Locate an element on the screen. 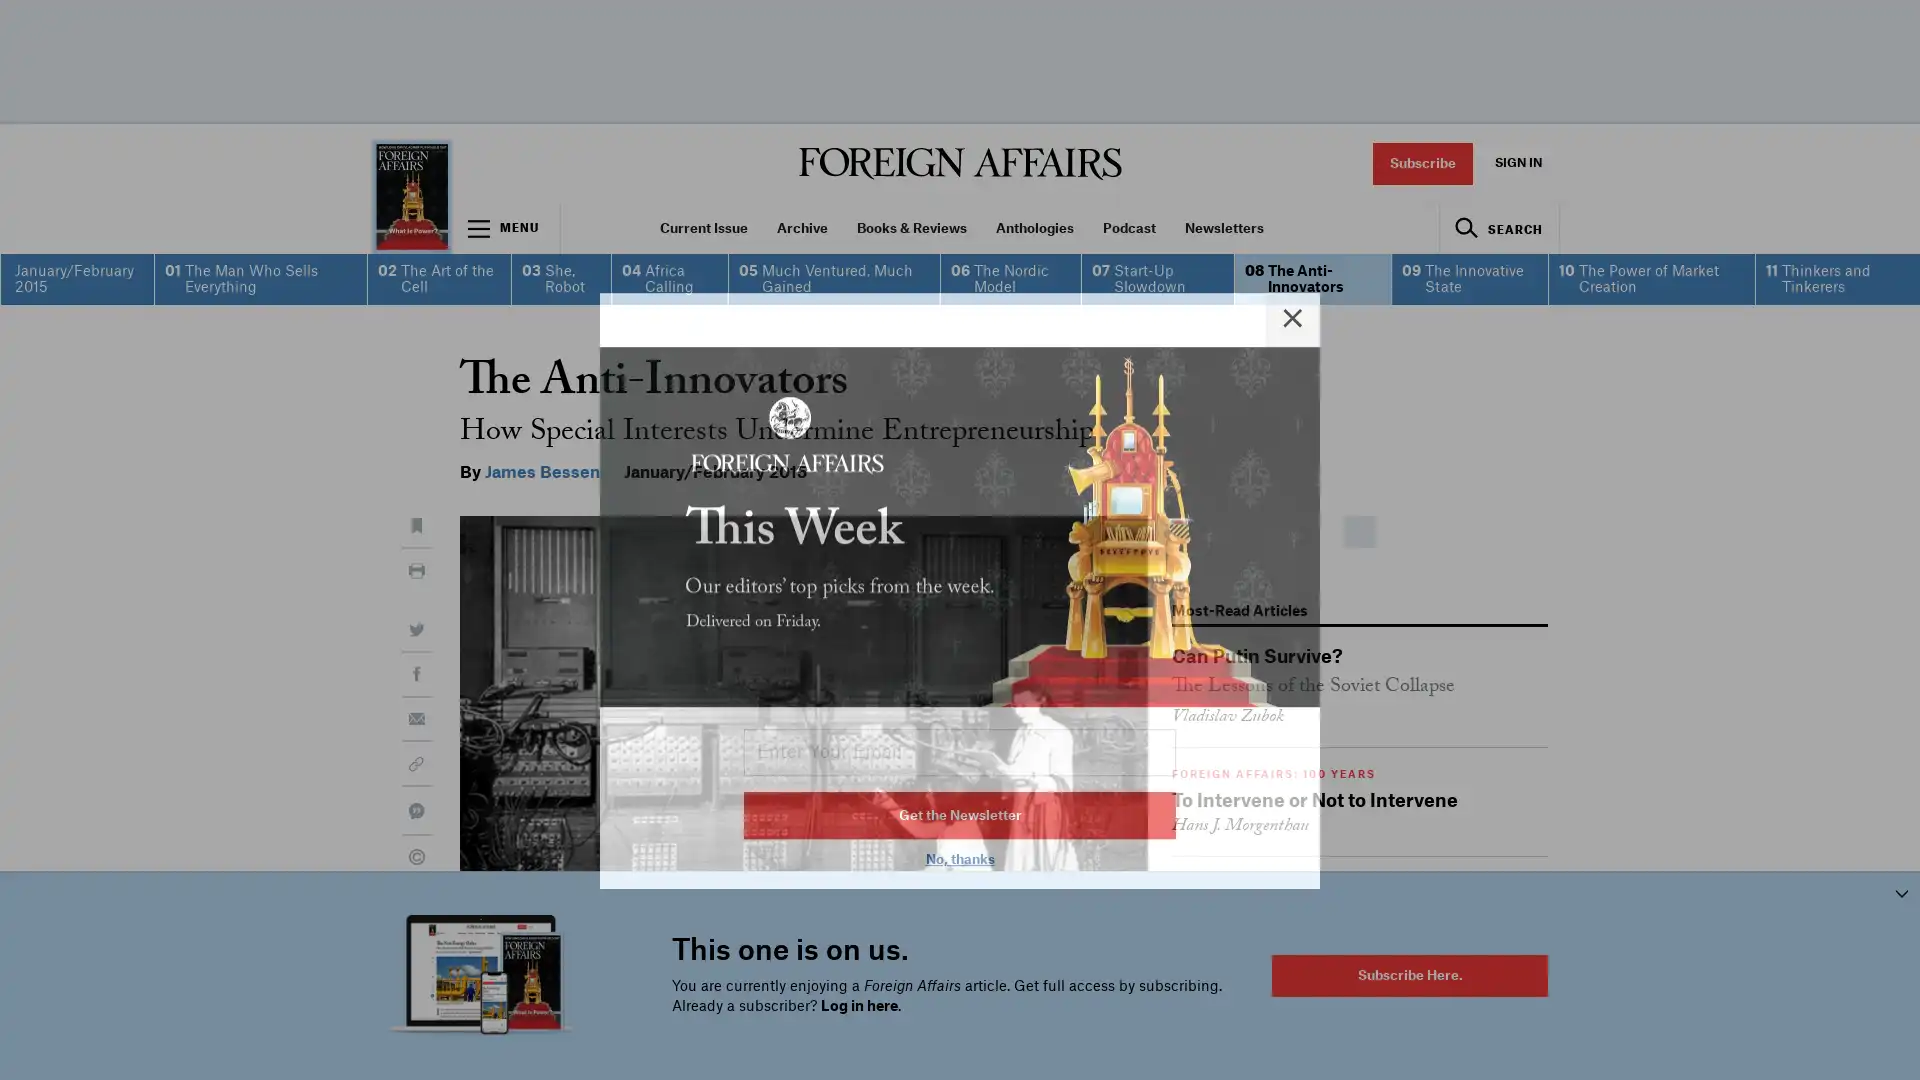  Newsletters is located at coordinates (1223, 227).